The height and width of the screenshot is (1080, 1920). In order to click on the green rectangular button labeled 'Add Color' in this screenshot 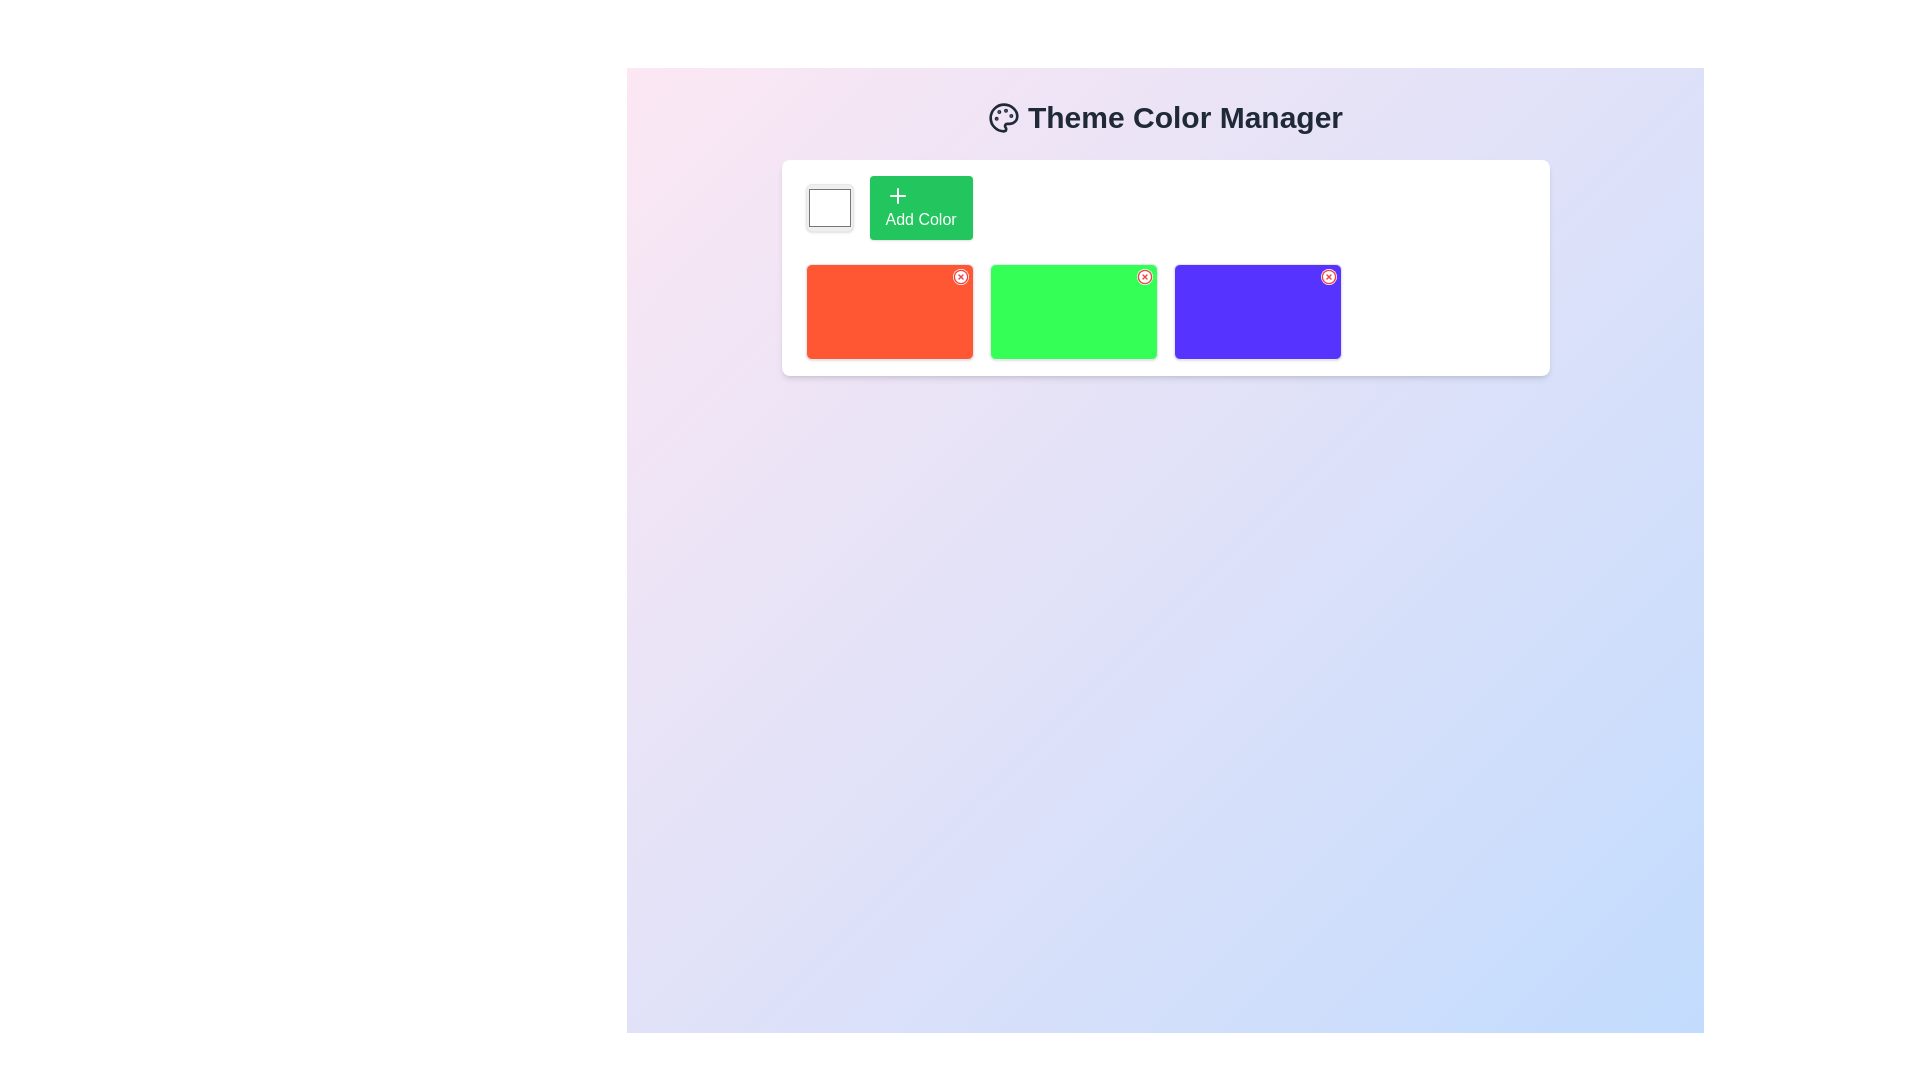, I will do `click(920, 208)`.